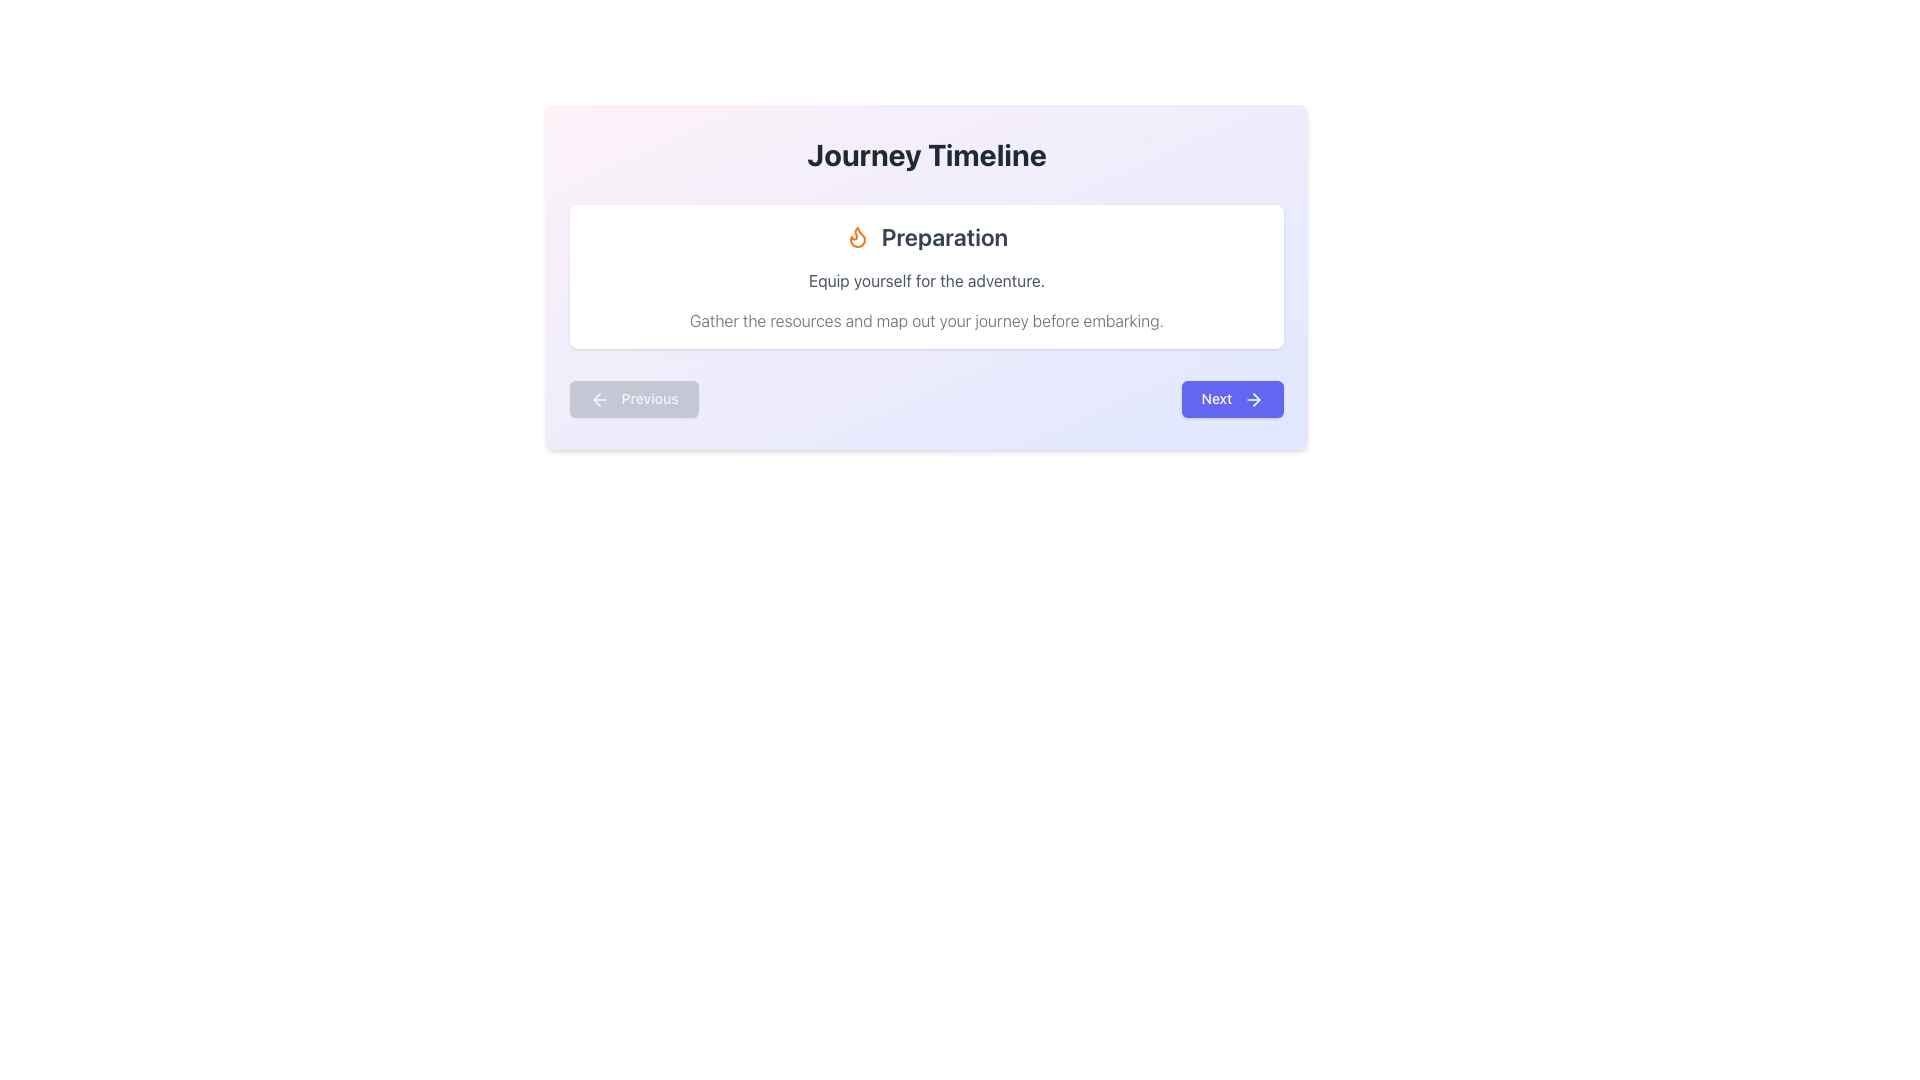  What do you see at coordinates (633, 399) in the screenshot?
I see `the 'Previous' button` at bounding box center [633, 399].